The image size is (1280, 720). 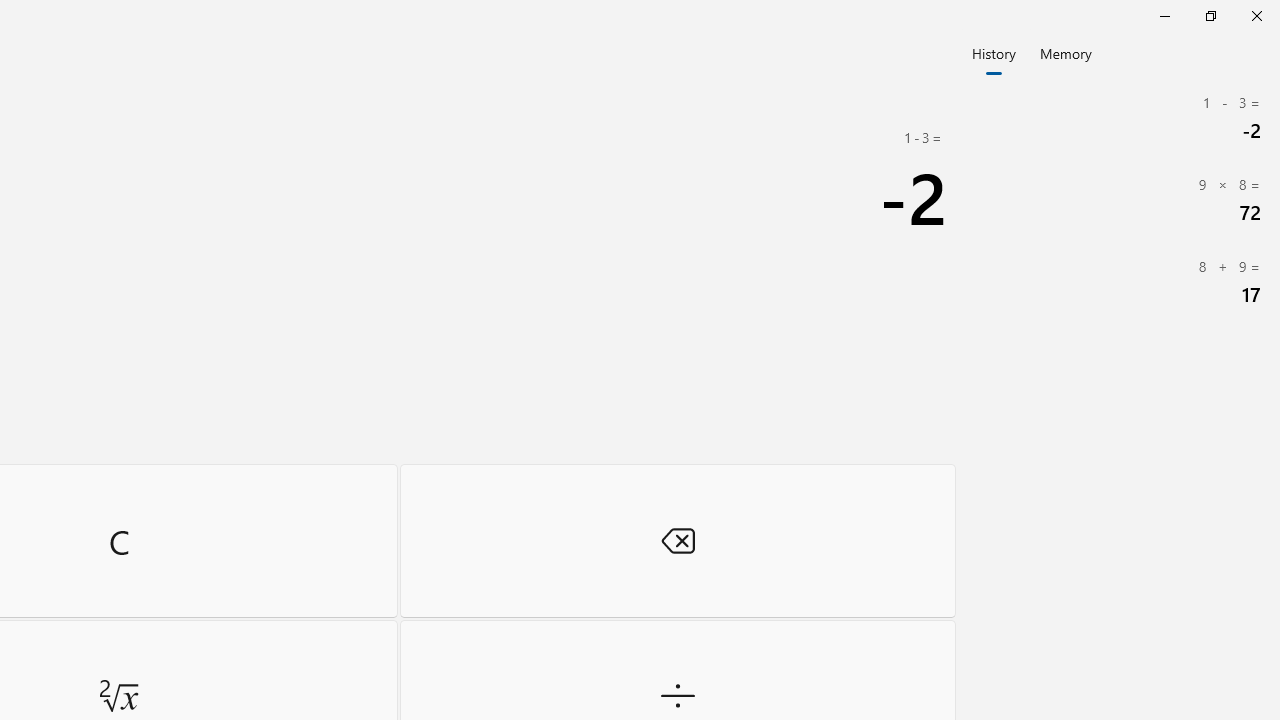 I want to click on 'Close Calculator', so click(x=1255, y=15).